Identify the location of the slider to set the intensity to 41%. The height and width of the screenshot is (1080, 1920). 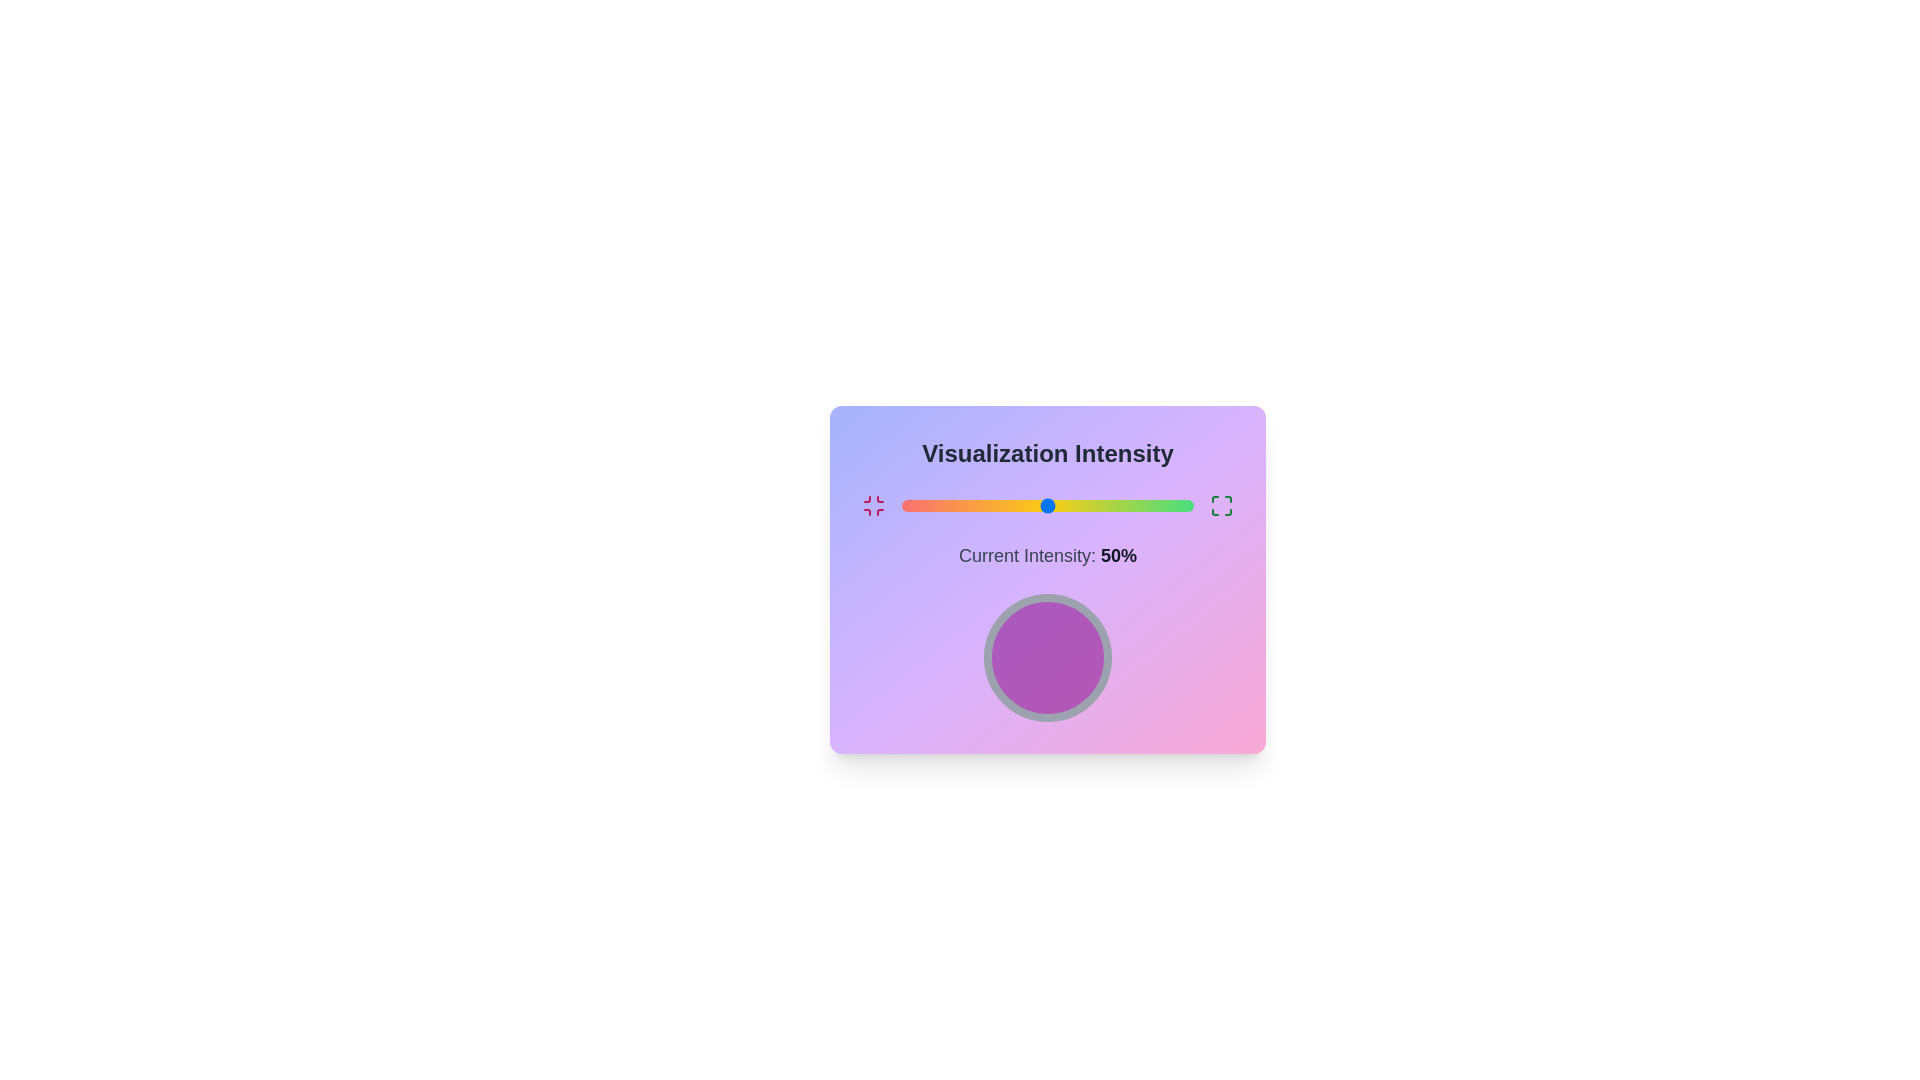
(1021, 504).